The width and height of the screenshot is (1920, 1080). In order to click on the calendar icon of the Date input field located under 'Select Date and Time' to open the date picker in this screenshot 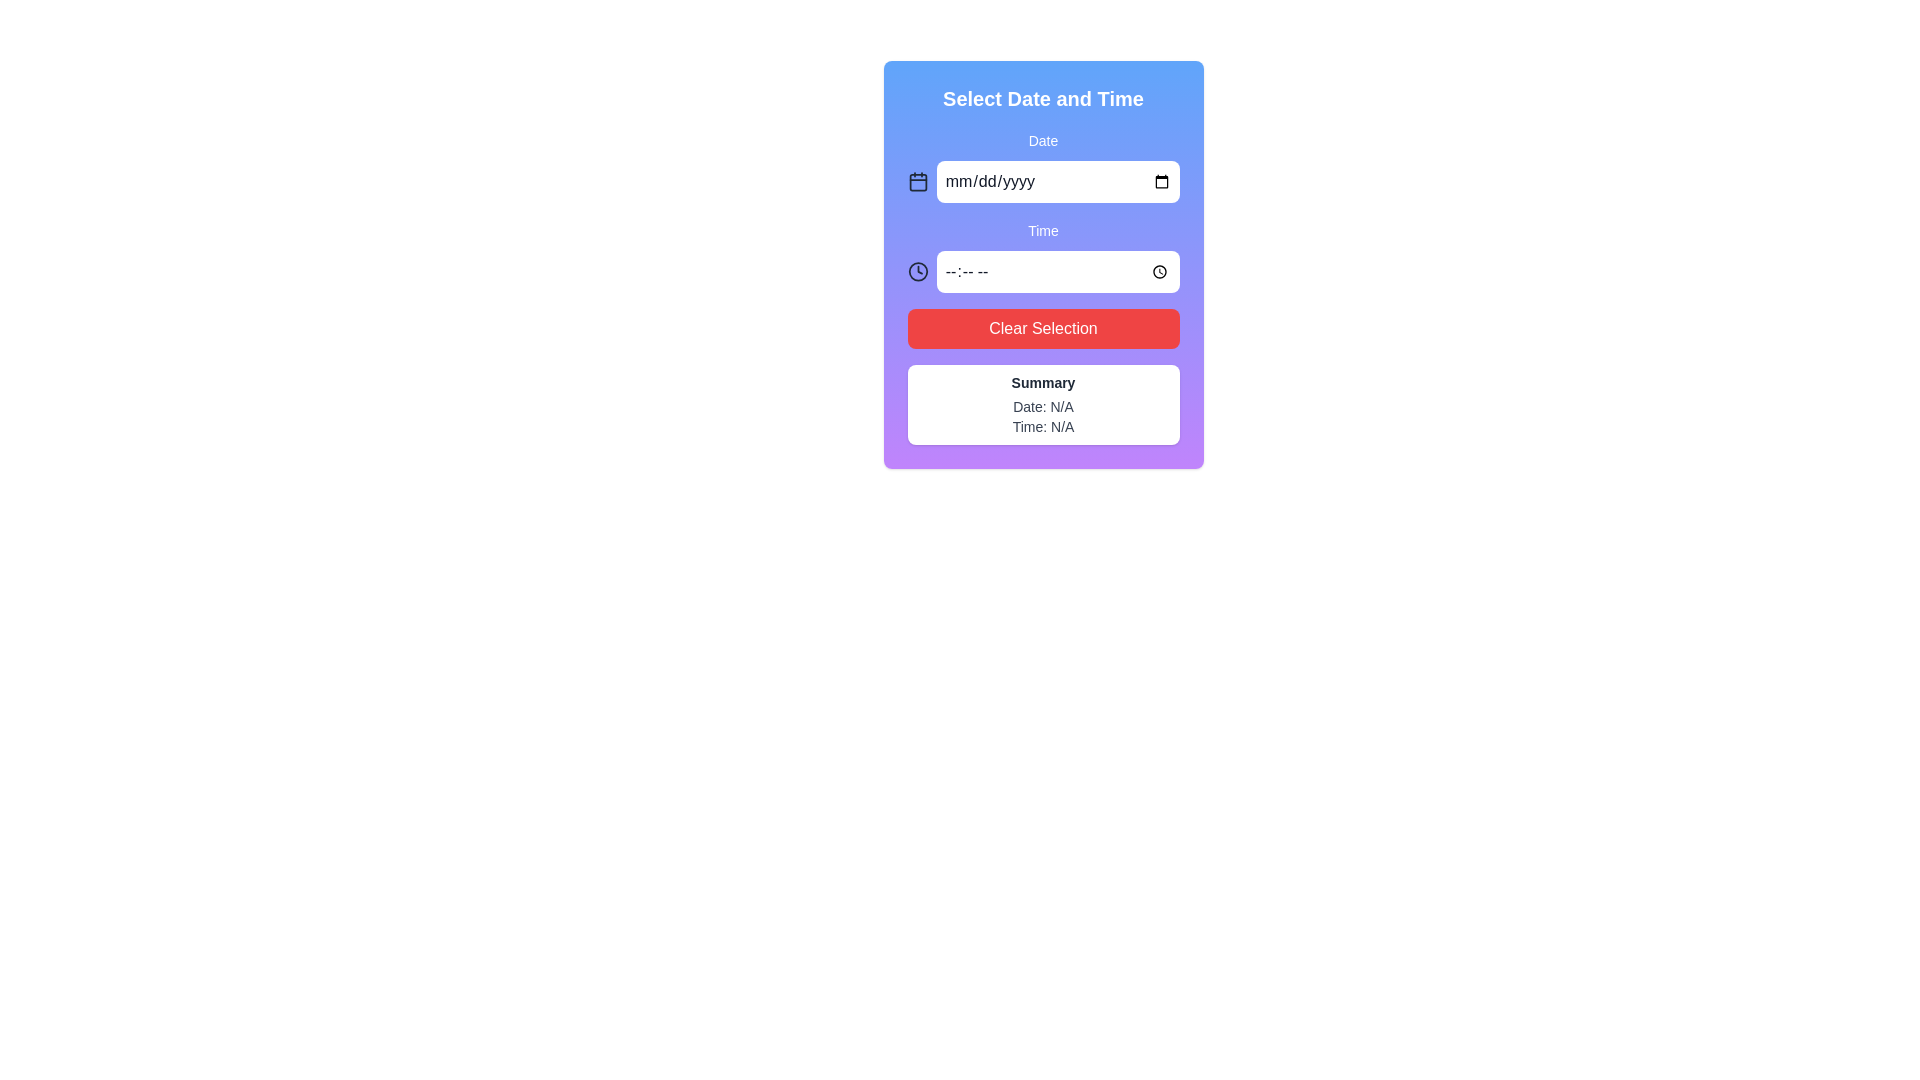, I will do `click(1042, 164)`.